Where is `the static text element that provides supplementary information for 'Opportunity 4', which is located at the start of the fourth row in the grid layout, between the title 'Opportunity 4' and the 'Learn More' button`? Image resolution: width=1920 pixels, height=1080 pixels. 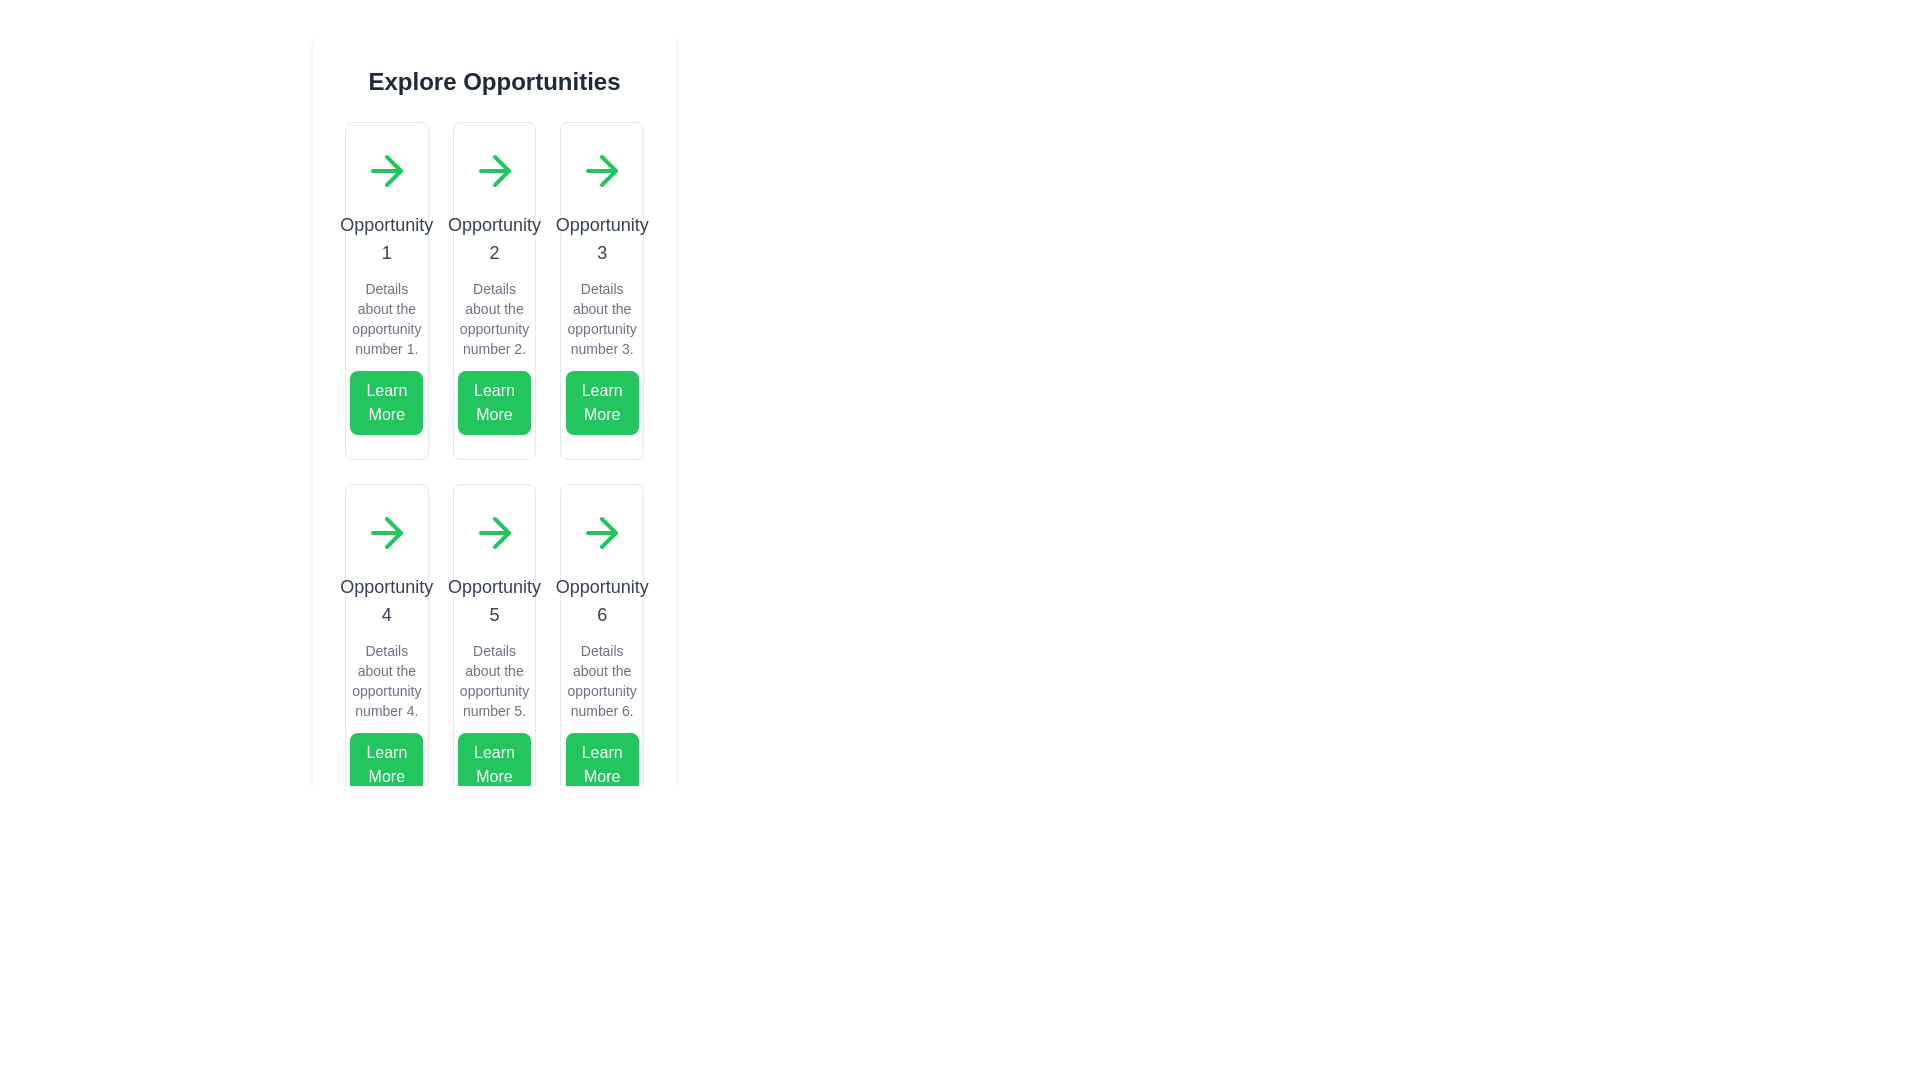
the static text element that provides supplementary information for 'Opportunity 4', which is located at the start of the fourth row in the grid layout, between the title 'Opportunity 4' and the 'Learn More' button is located at coordinates (386, 680).